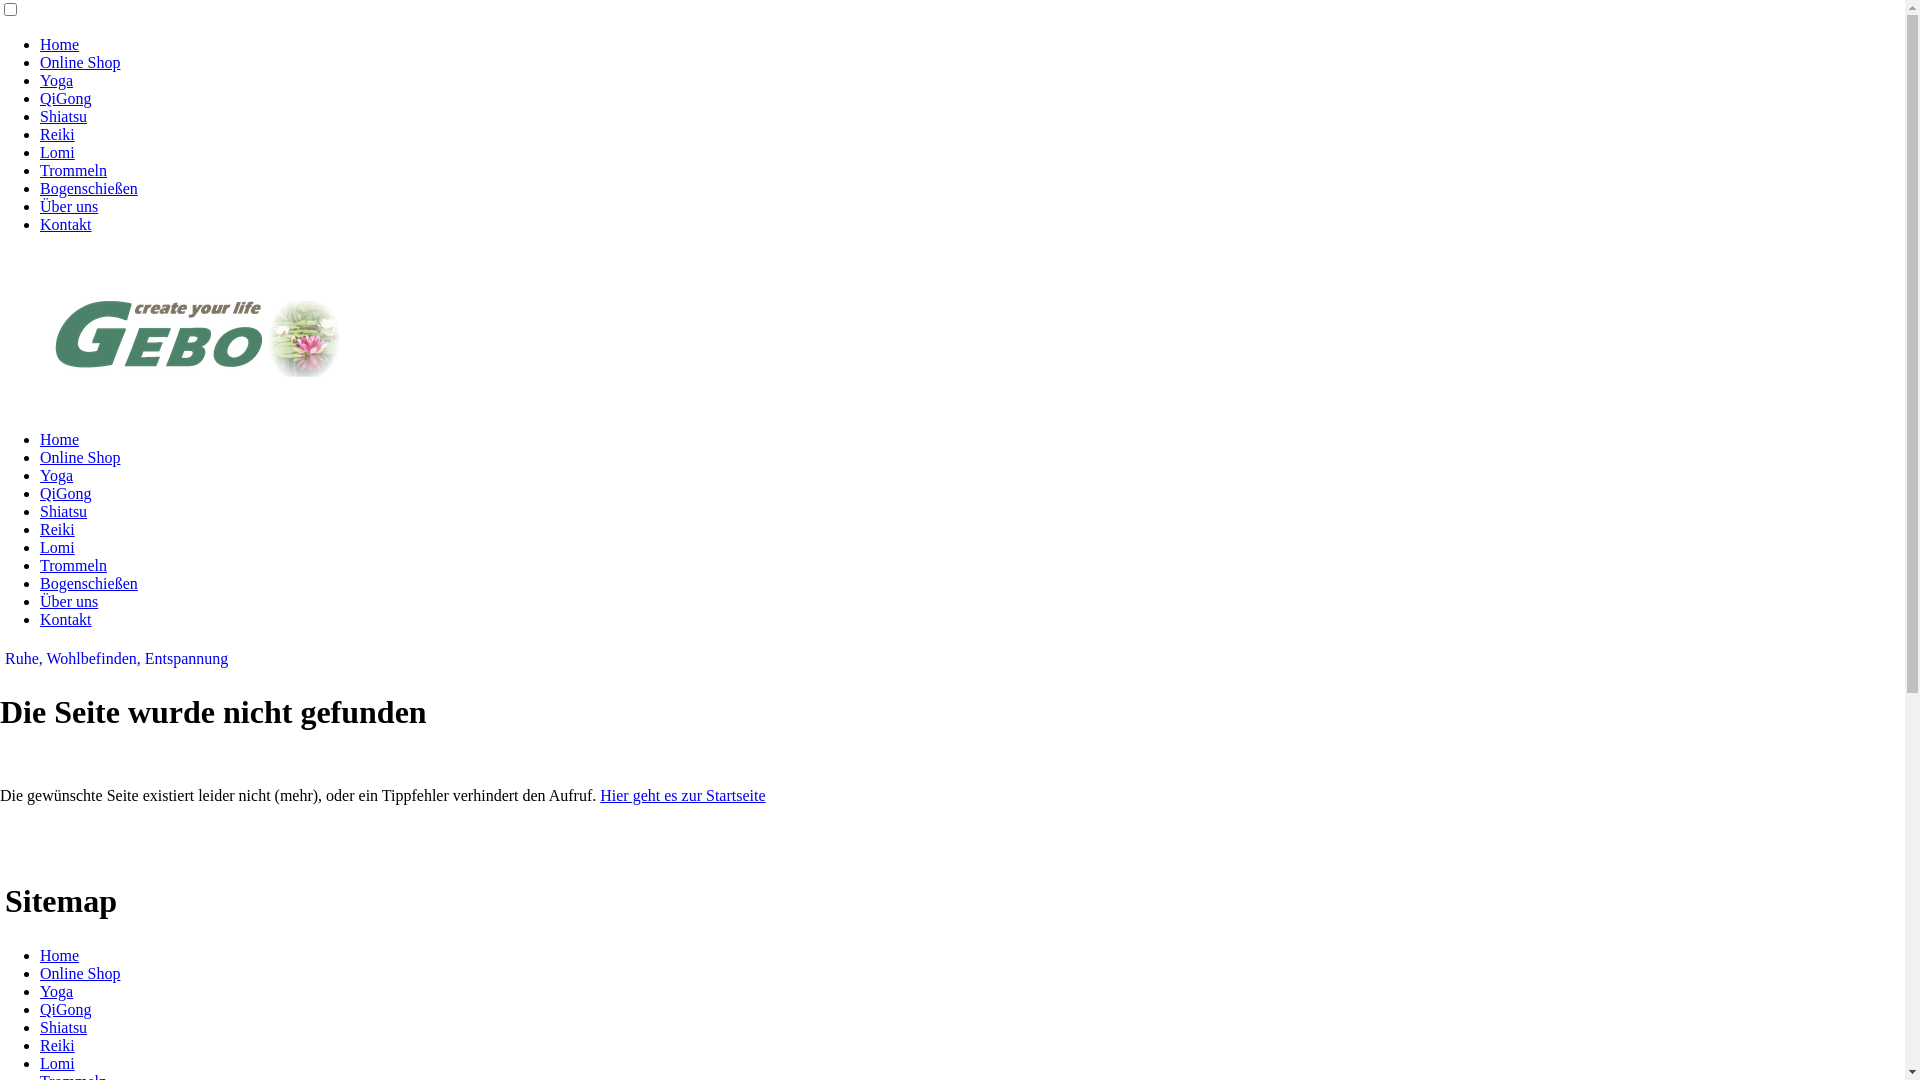 This screenshot has width=1920, height=1080. Describe the element at coordinates (73, 169) in the screenshot. I see `'Trommeln'` at that location.